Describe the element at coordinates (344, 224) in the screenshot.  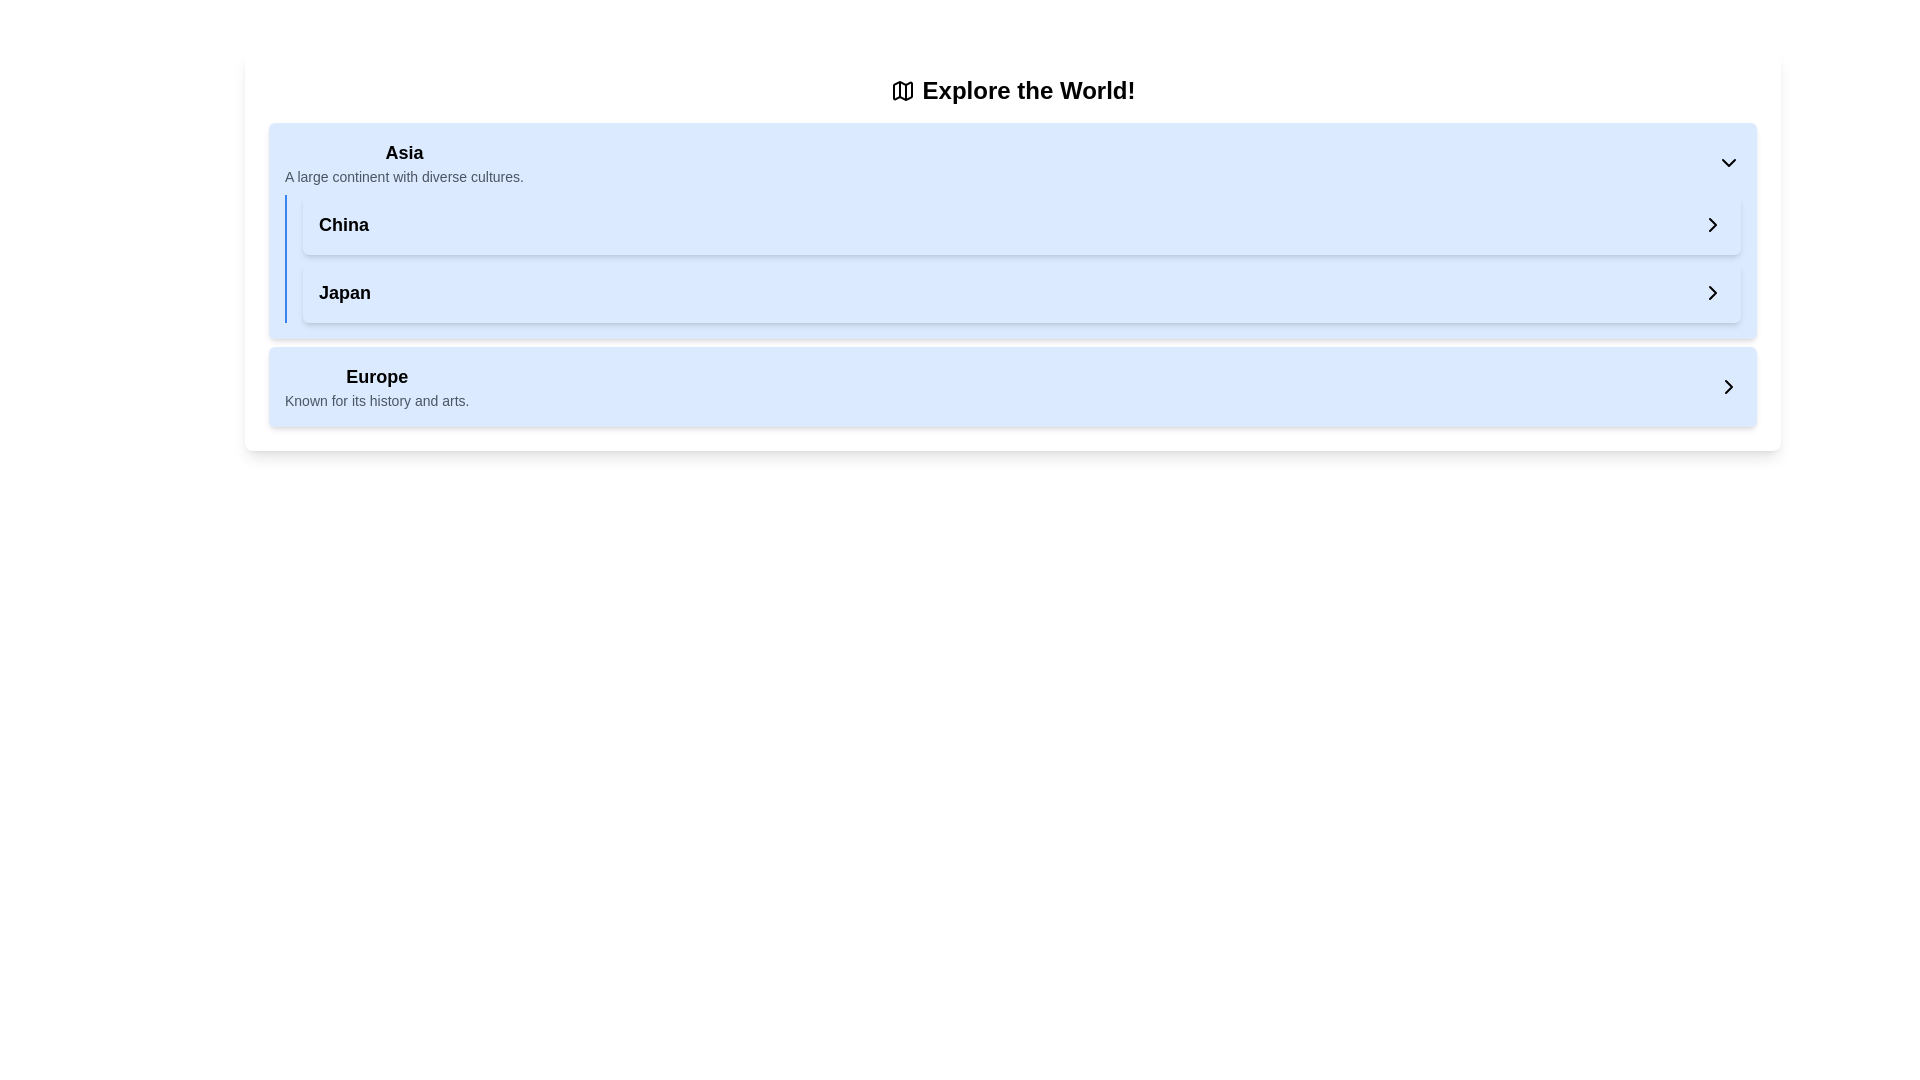
I see `the text label under the heading 'Asia' for interaction, which serves as an identifier for the region and may trigger navigation or display of details` at that location.